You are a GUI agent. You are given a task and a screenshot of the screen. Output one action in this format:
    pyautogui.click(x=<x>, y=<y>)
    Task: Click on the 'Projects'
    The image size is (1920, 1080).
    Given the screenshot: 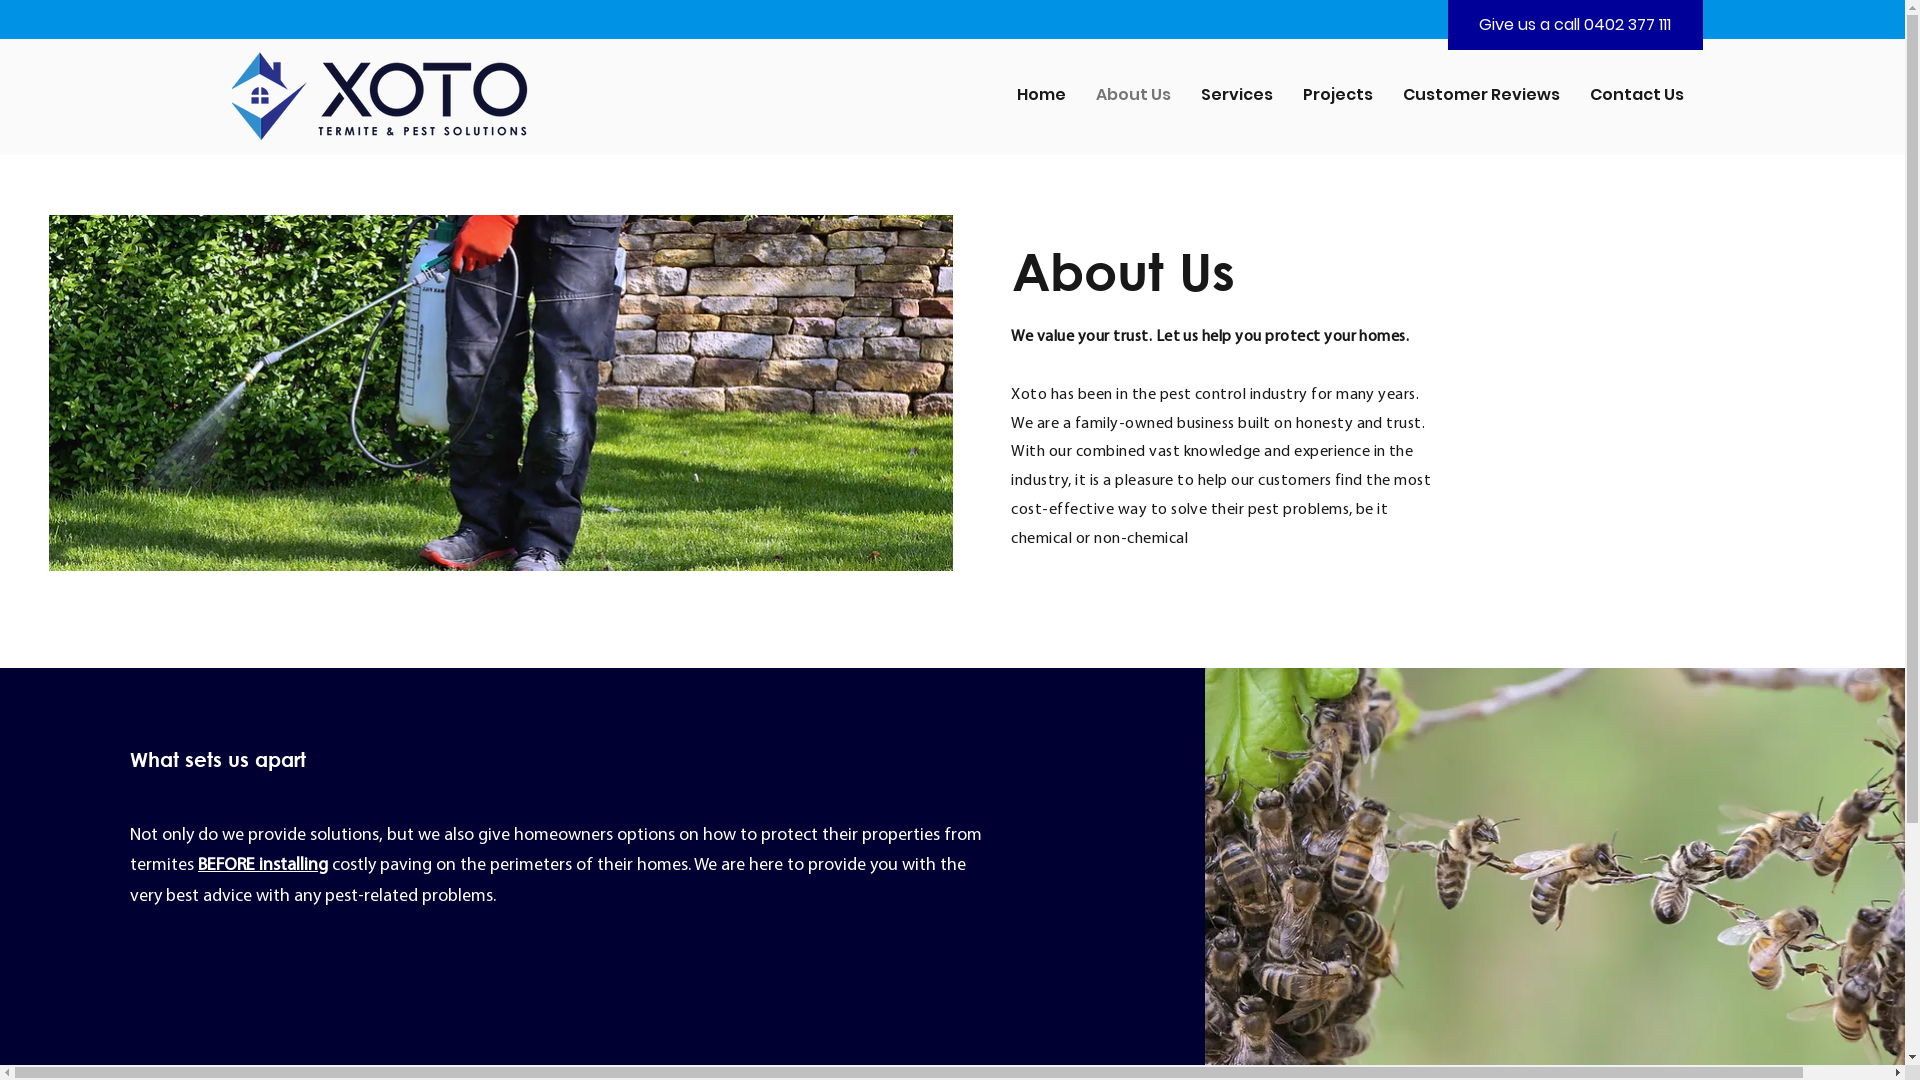 What is the action you would take?
    pyautogui.click(x=1338, y=94)
    